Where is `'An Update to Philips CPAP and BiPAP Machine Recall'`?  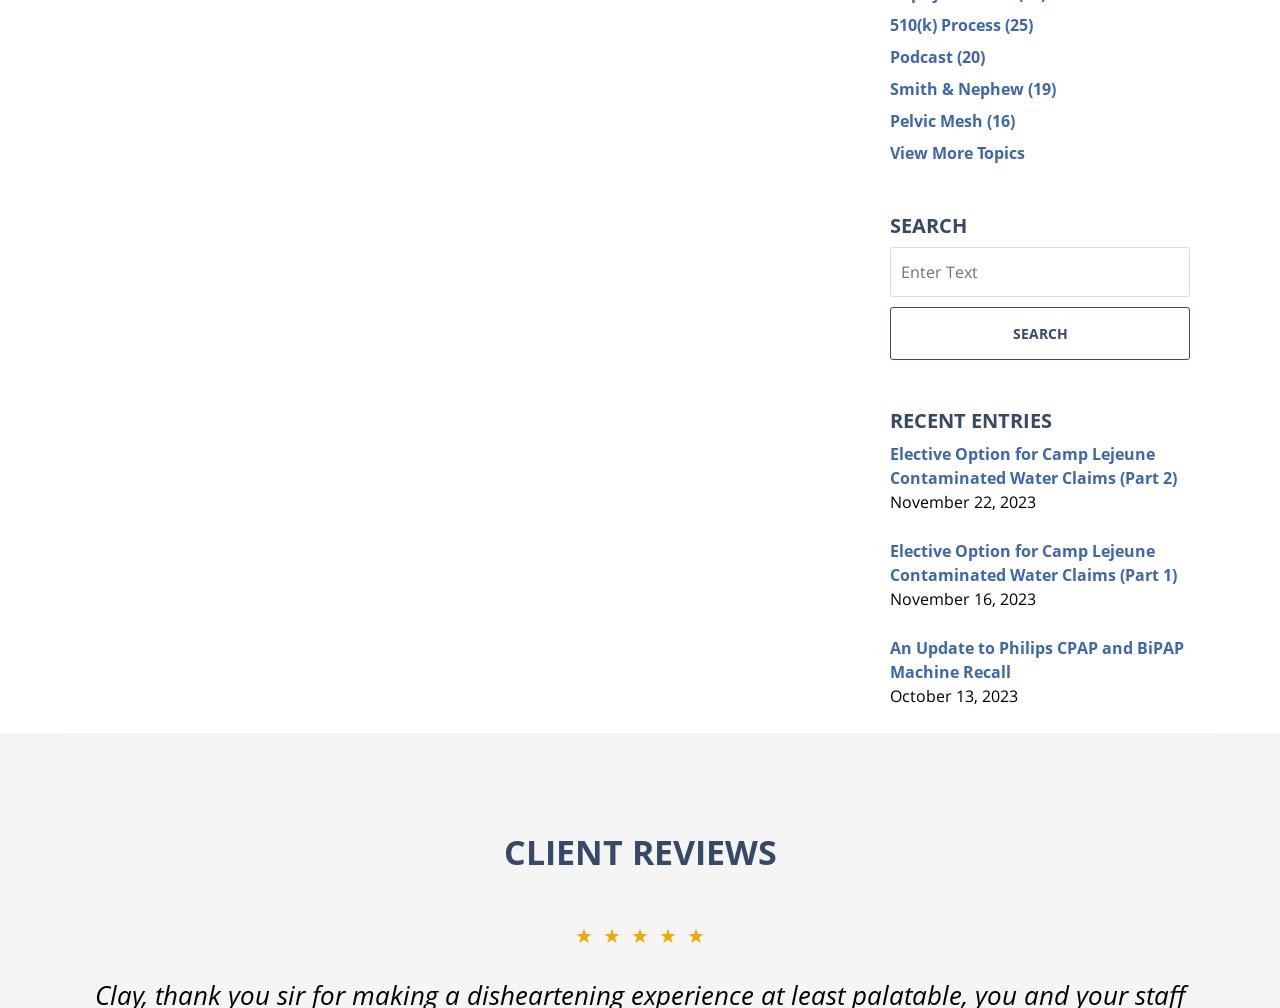 'An Update to Philips CPAP and BiPAP Machine Recall' is located at coordinates (1037, 659).